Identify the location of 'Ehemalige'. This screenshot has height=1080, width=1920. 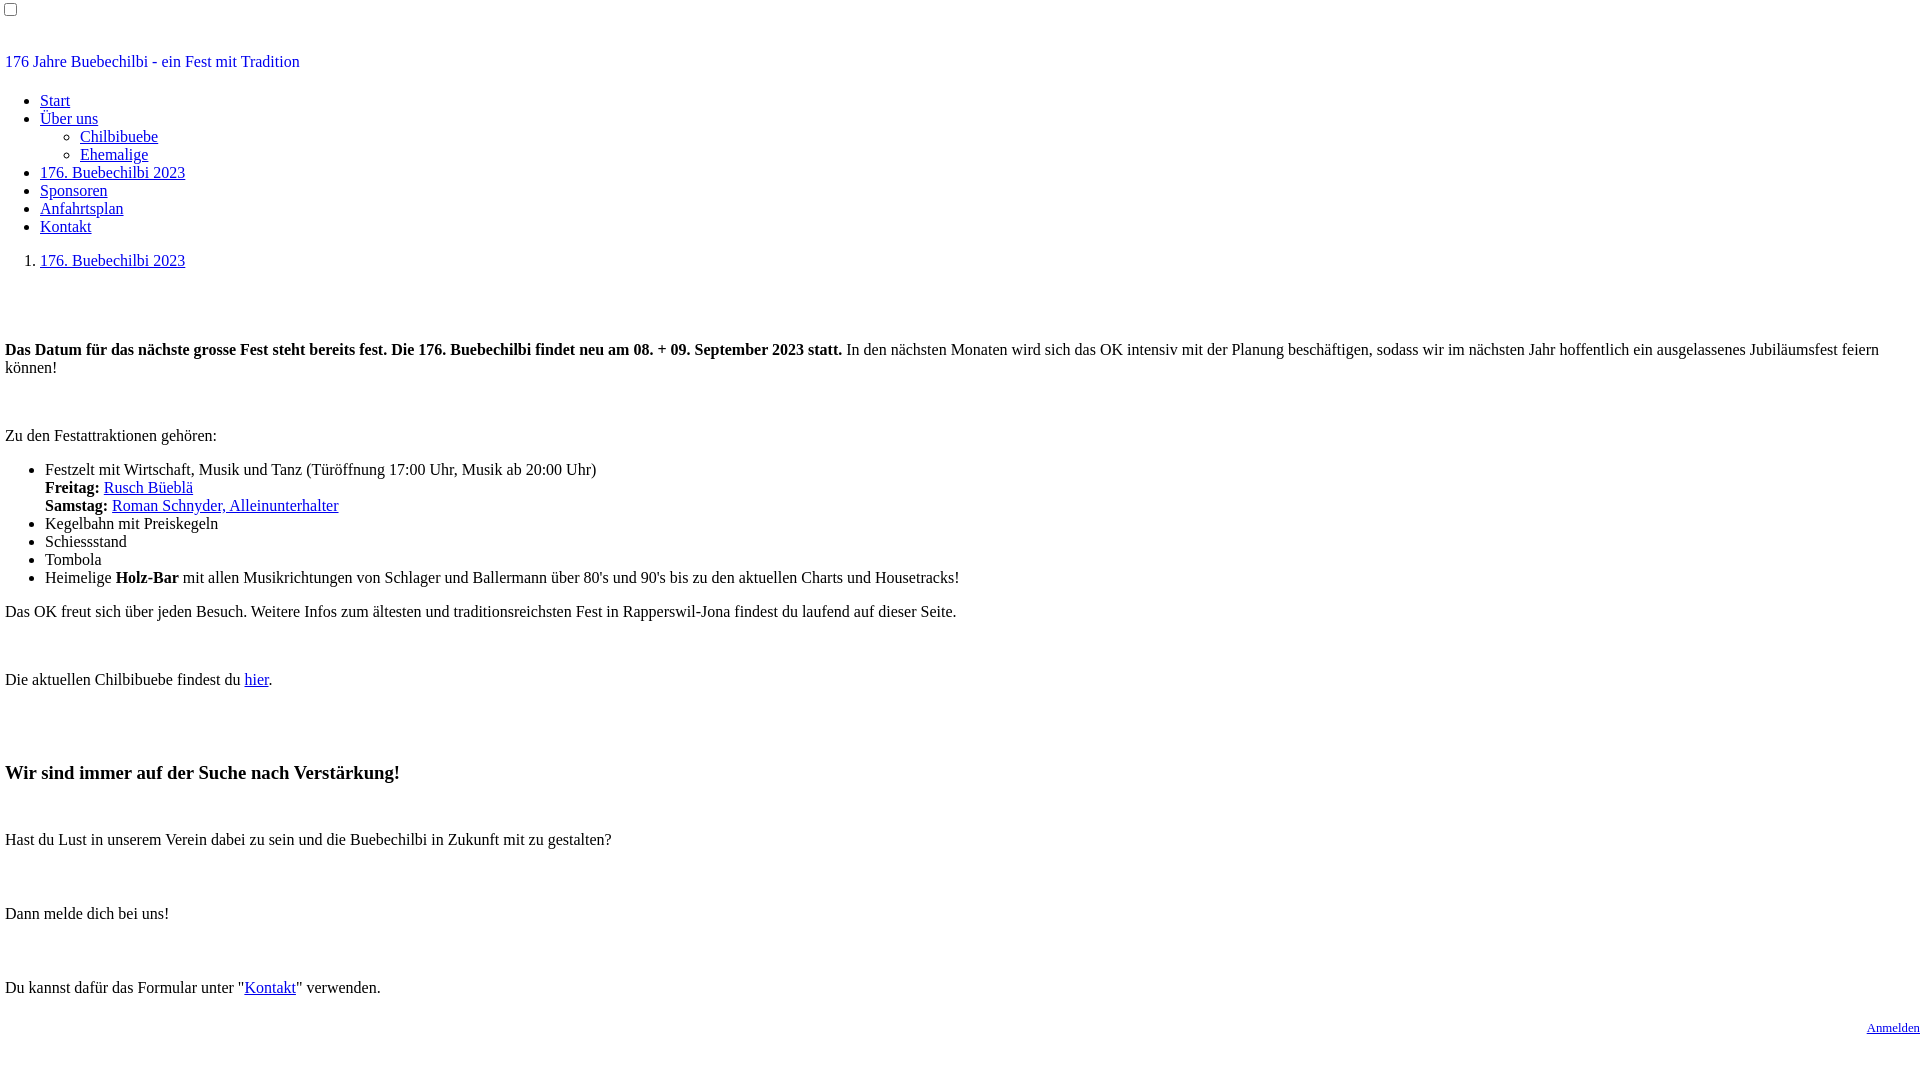
(113, 153).